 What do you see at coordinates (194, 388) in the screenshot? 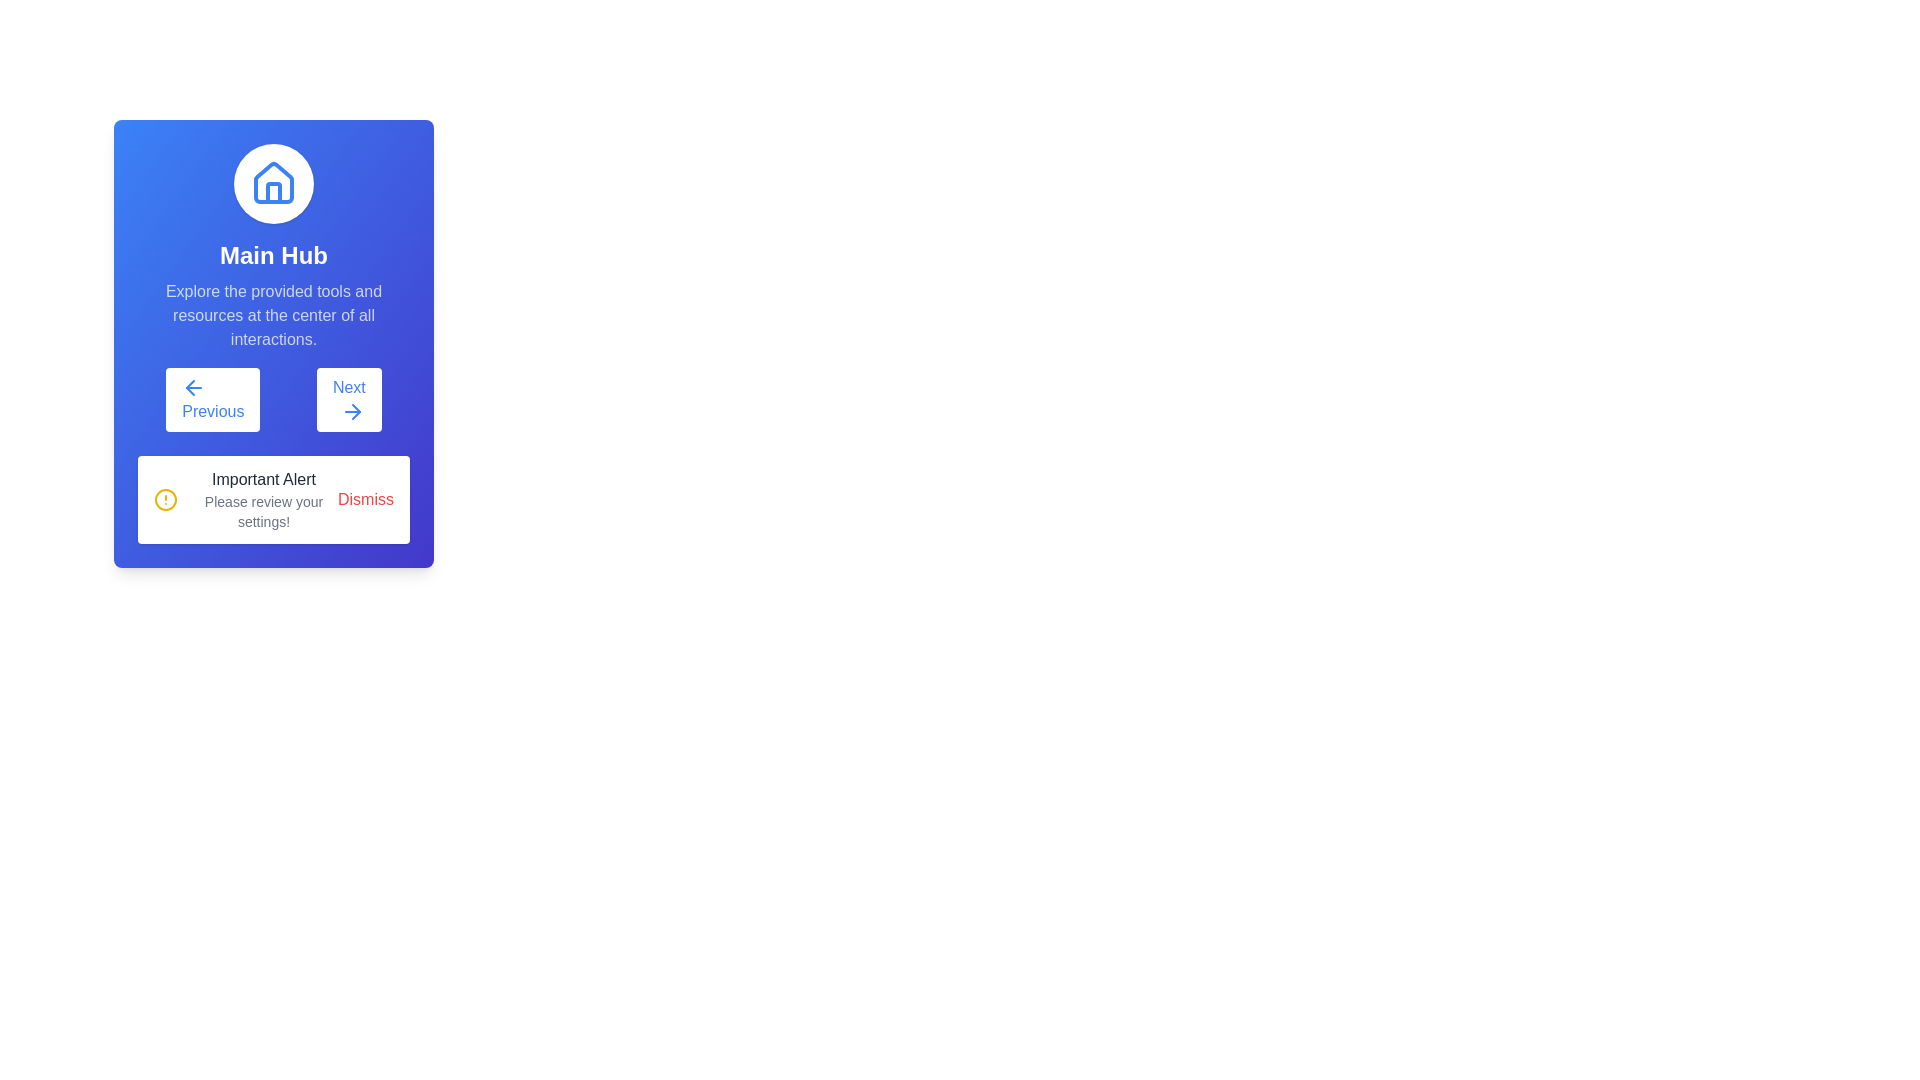
I see `the compact left-arrow icon displayed in blue color, which is part of the 'Previous' button located on the left side of the interactive area` at bounding box center [194, 388].